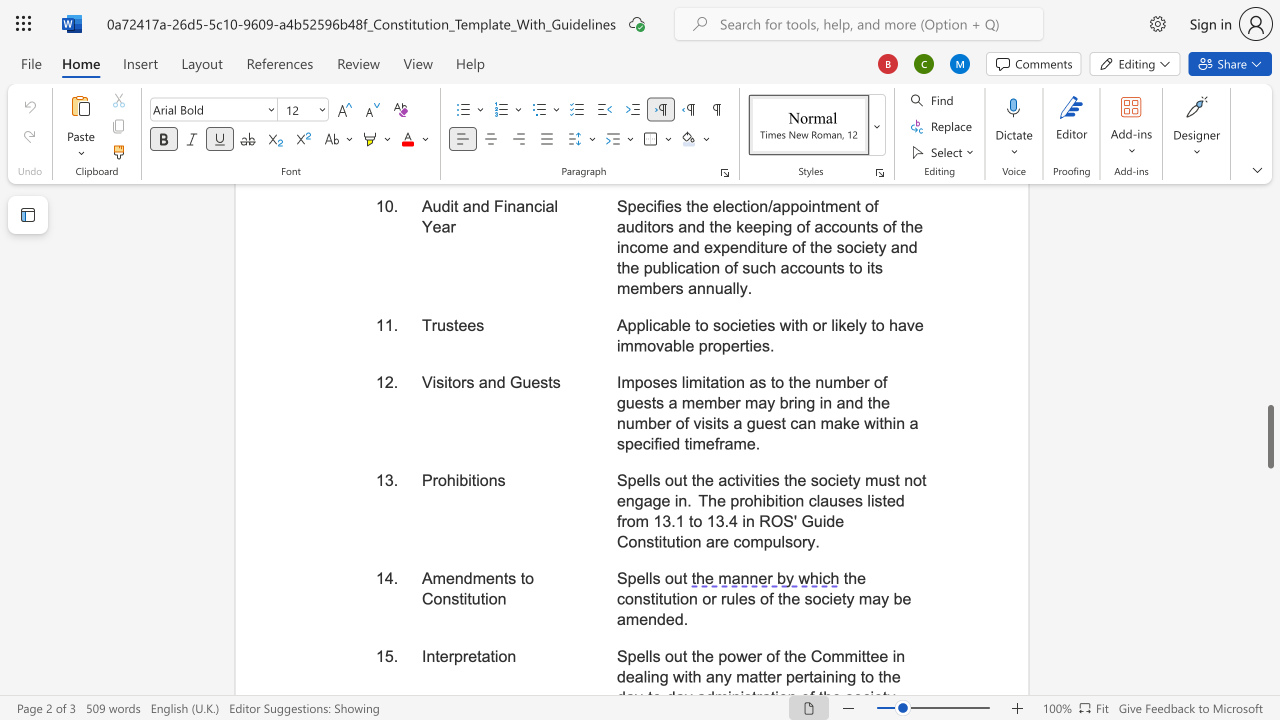 This screenshot has width=1280, height=720. What do you see at coordinates (1269, 428) in the screenshot?
I see `the scrollbar on the right to move the page upward` at bounding box center [1269, 428].